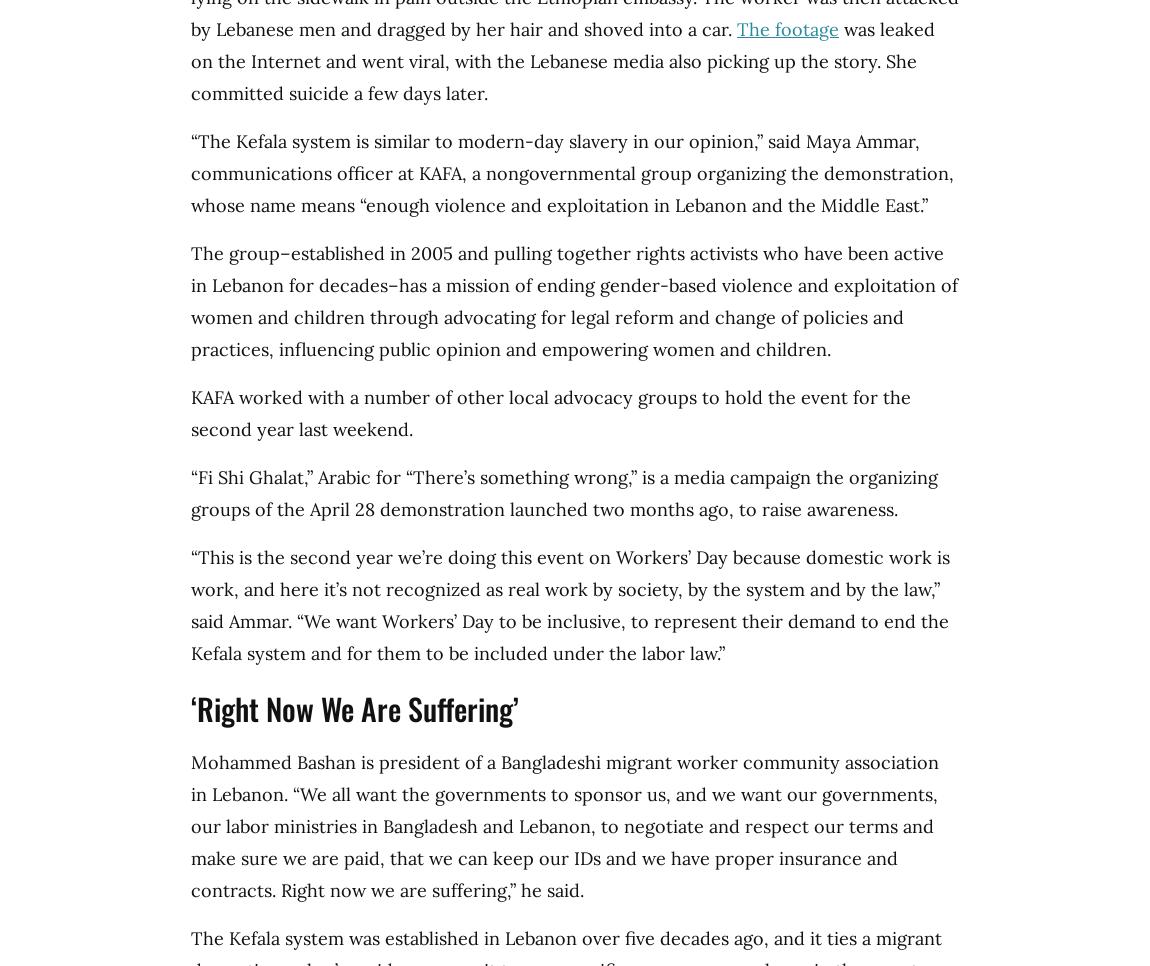 The image size is (1150, 966). Describe the element at coordinates (190, 841) in the screenshot. I see `'. “We all want the governments to sponsor us, and we want our governments, our labor ministries in Bangladesh and Lebanon, to negotiate and respect our terms and make sure we are paid, that we can keep our IDs and we have proper insurance and contracts. Right now we are suffering,” he said.'` at that location.